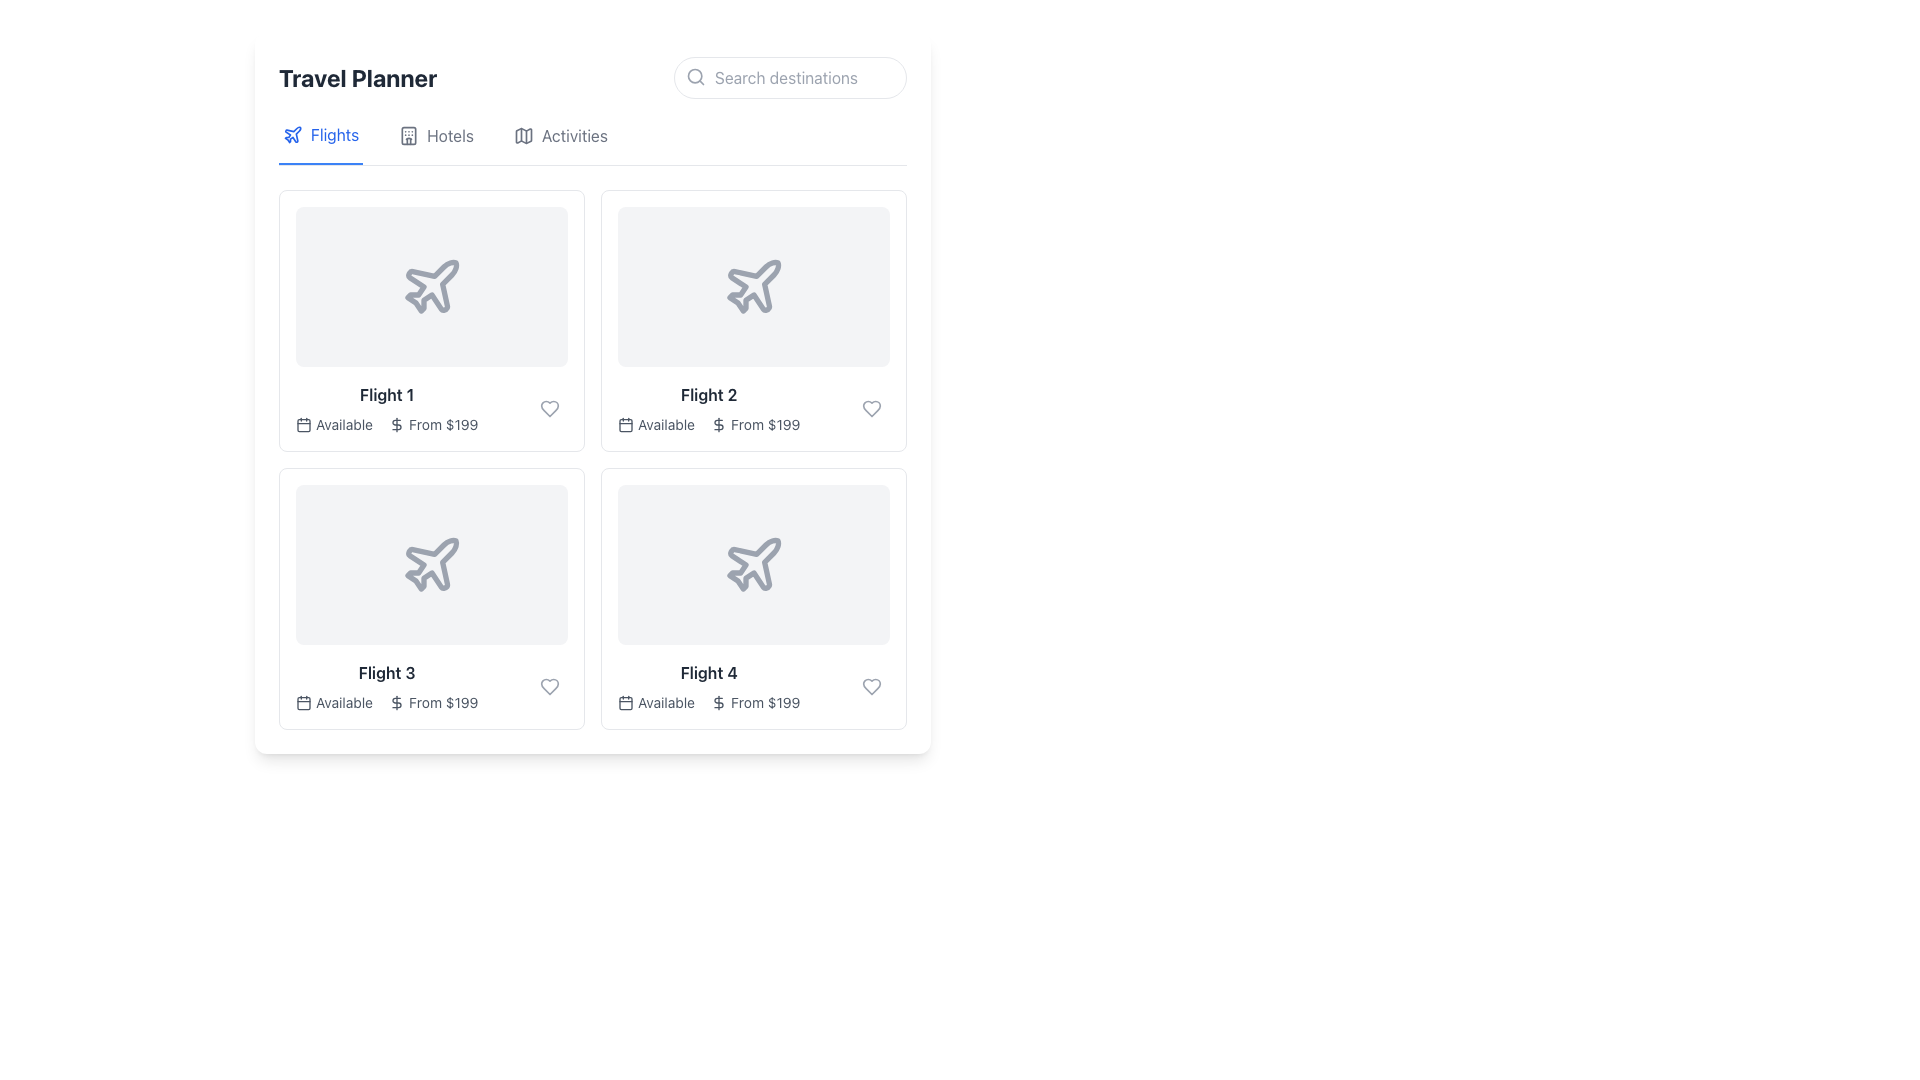  What do you see at coordinates (550, 407) in the screenshot?
I see `the 'like' icon located at the bottom-right corner of the 'Flight 1' card in the top-left position of the grid layout` at bounding box center [550, 407].